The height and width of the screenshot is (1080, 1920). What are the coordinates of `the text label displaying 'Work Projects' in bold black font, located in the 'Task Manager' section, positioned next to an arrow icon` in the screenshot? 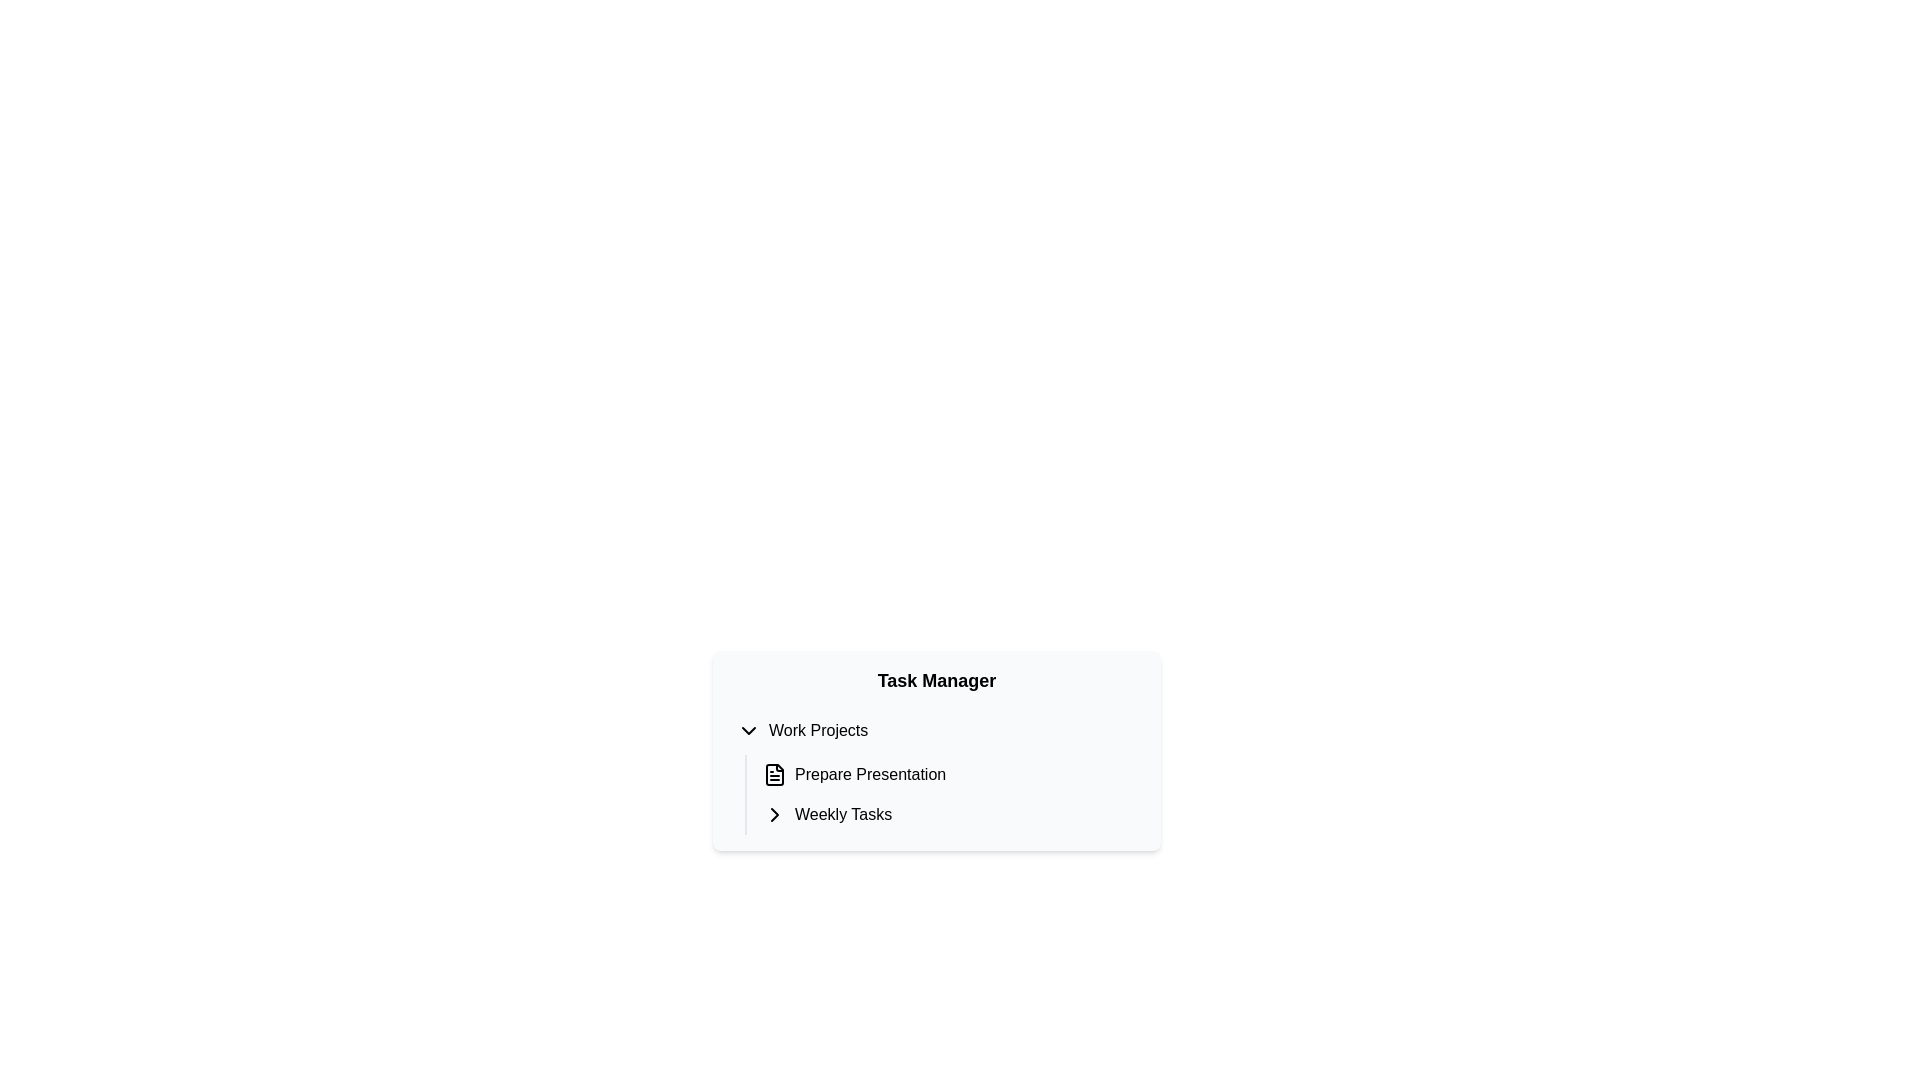 It's located at (818, 731).